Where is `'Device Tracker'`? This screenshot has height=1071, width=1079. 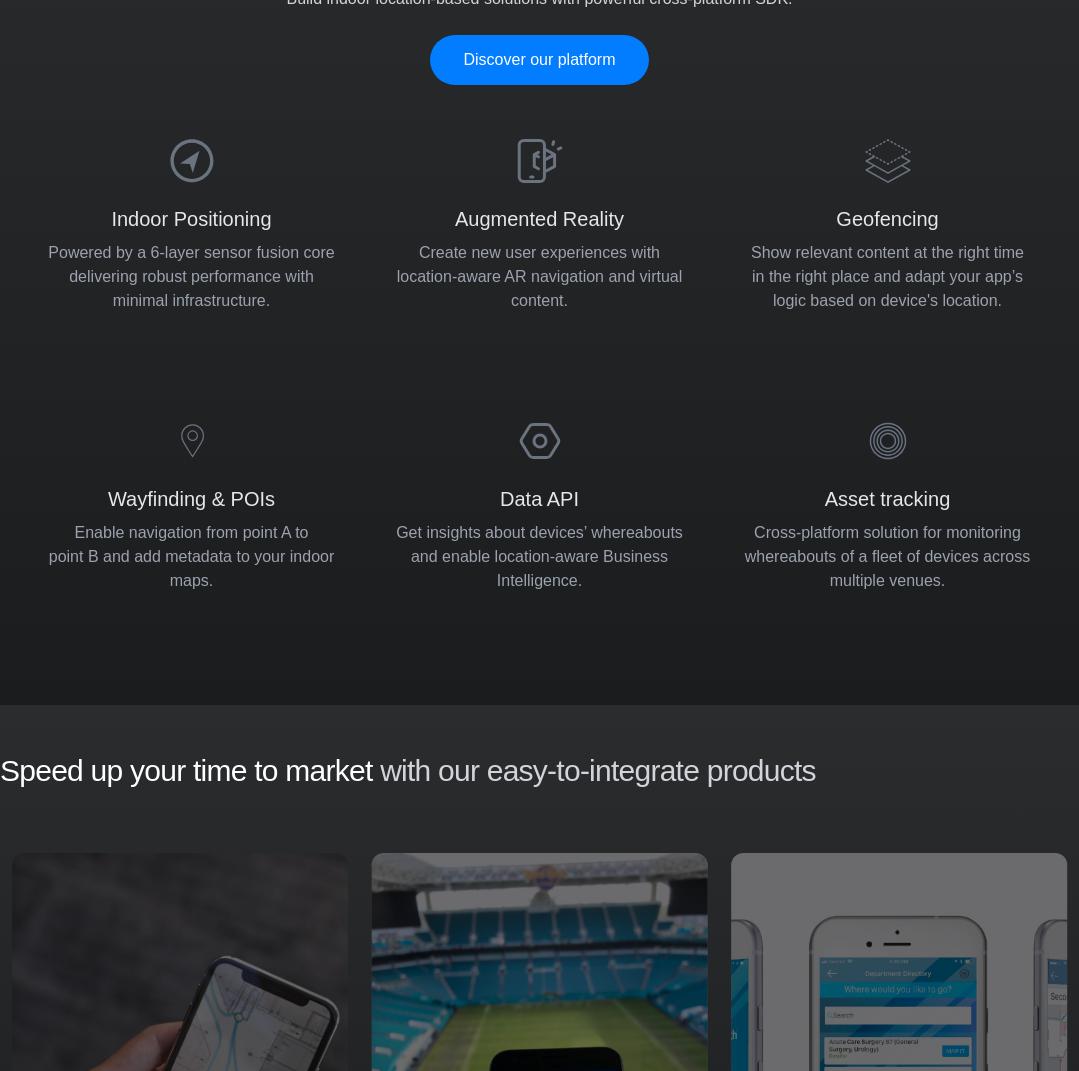
'Device Tracker' is located at coordinates (503, 934).